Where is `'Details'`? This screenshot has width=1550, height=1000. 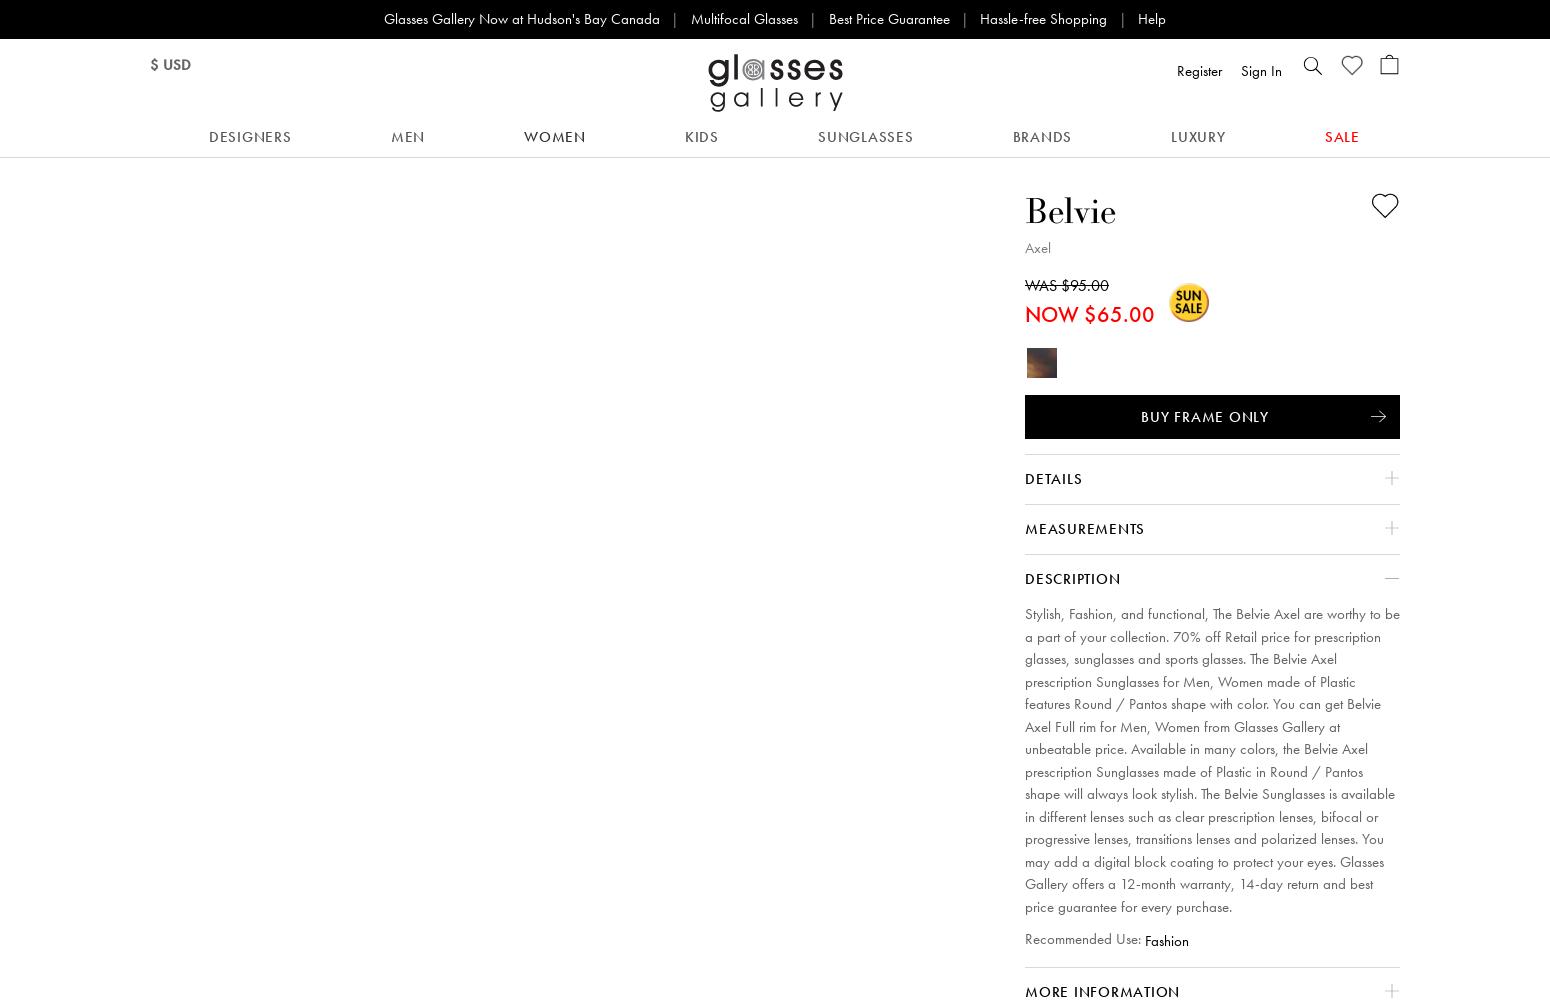 'Details' is located at coordinates (1053, 478).